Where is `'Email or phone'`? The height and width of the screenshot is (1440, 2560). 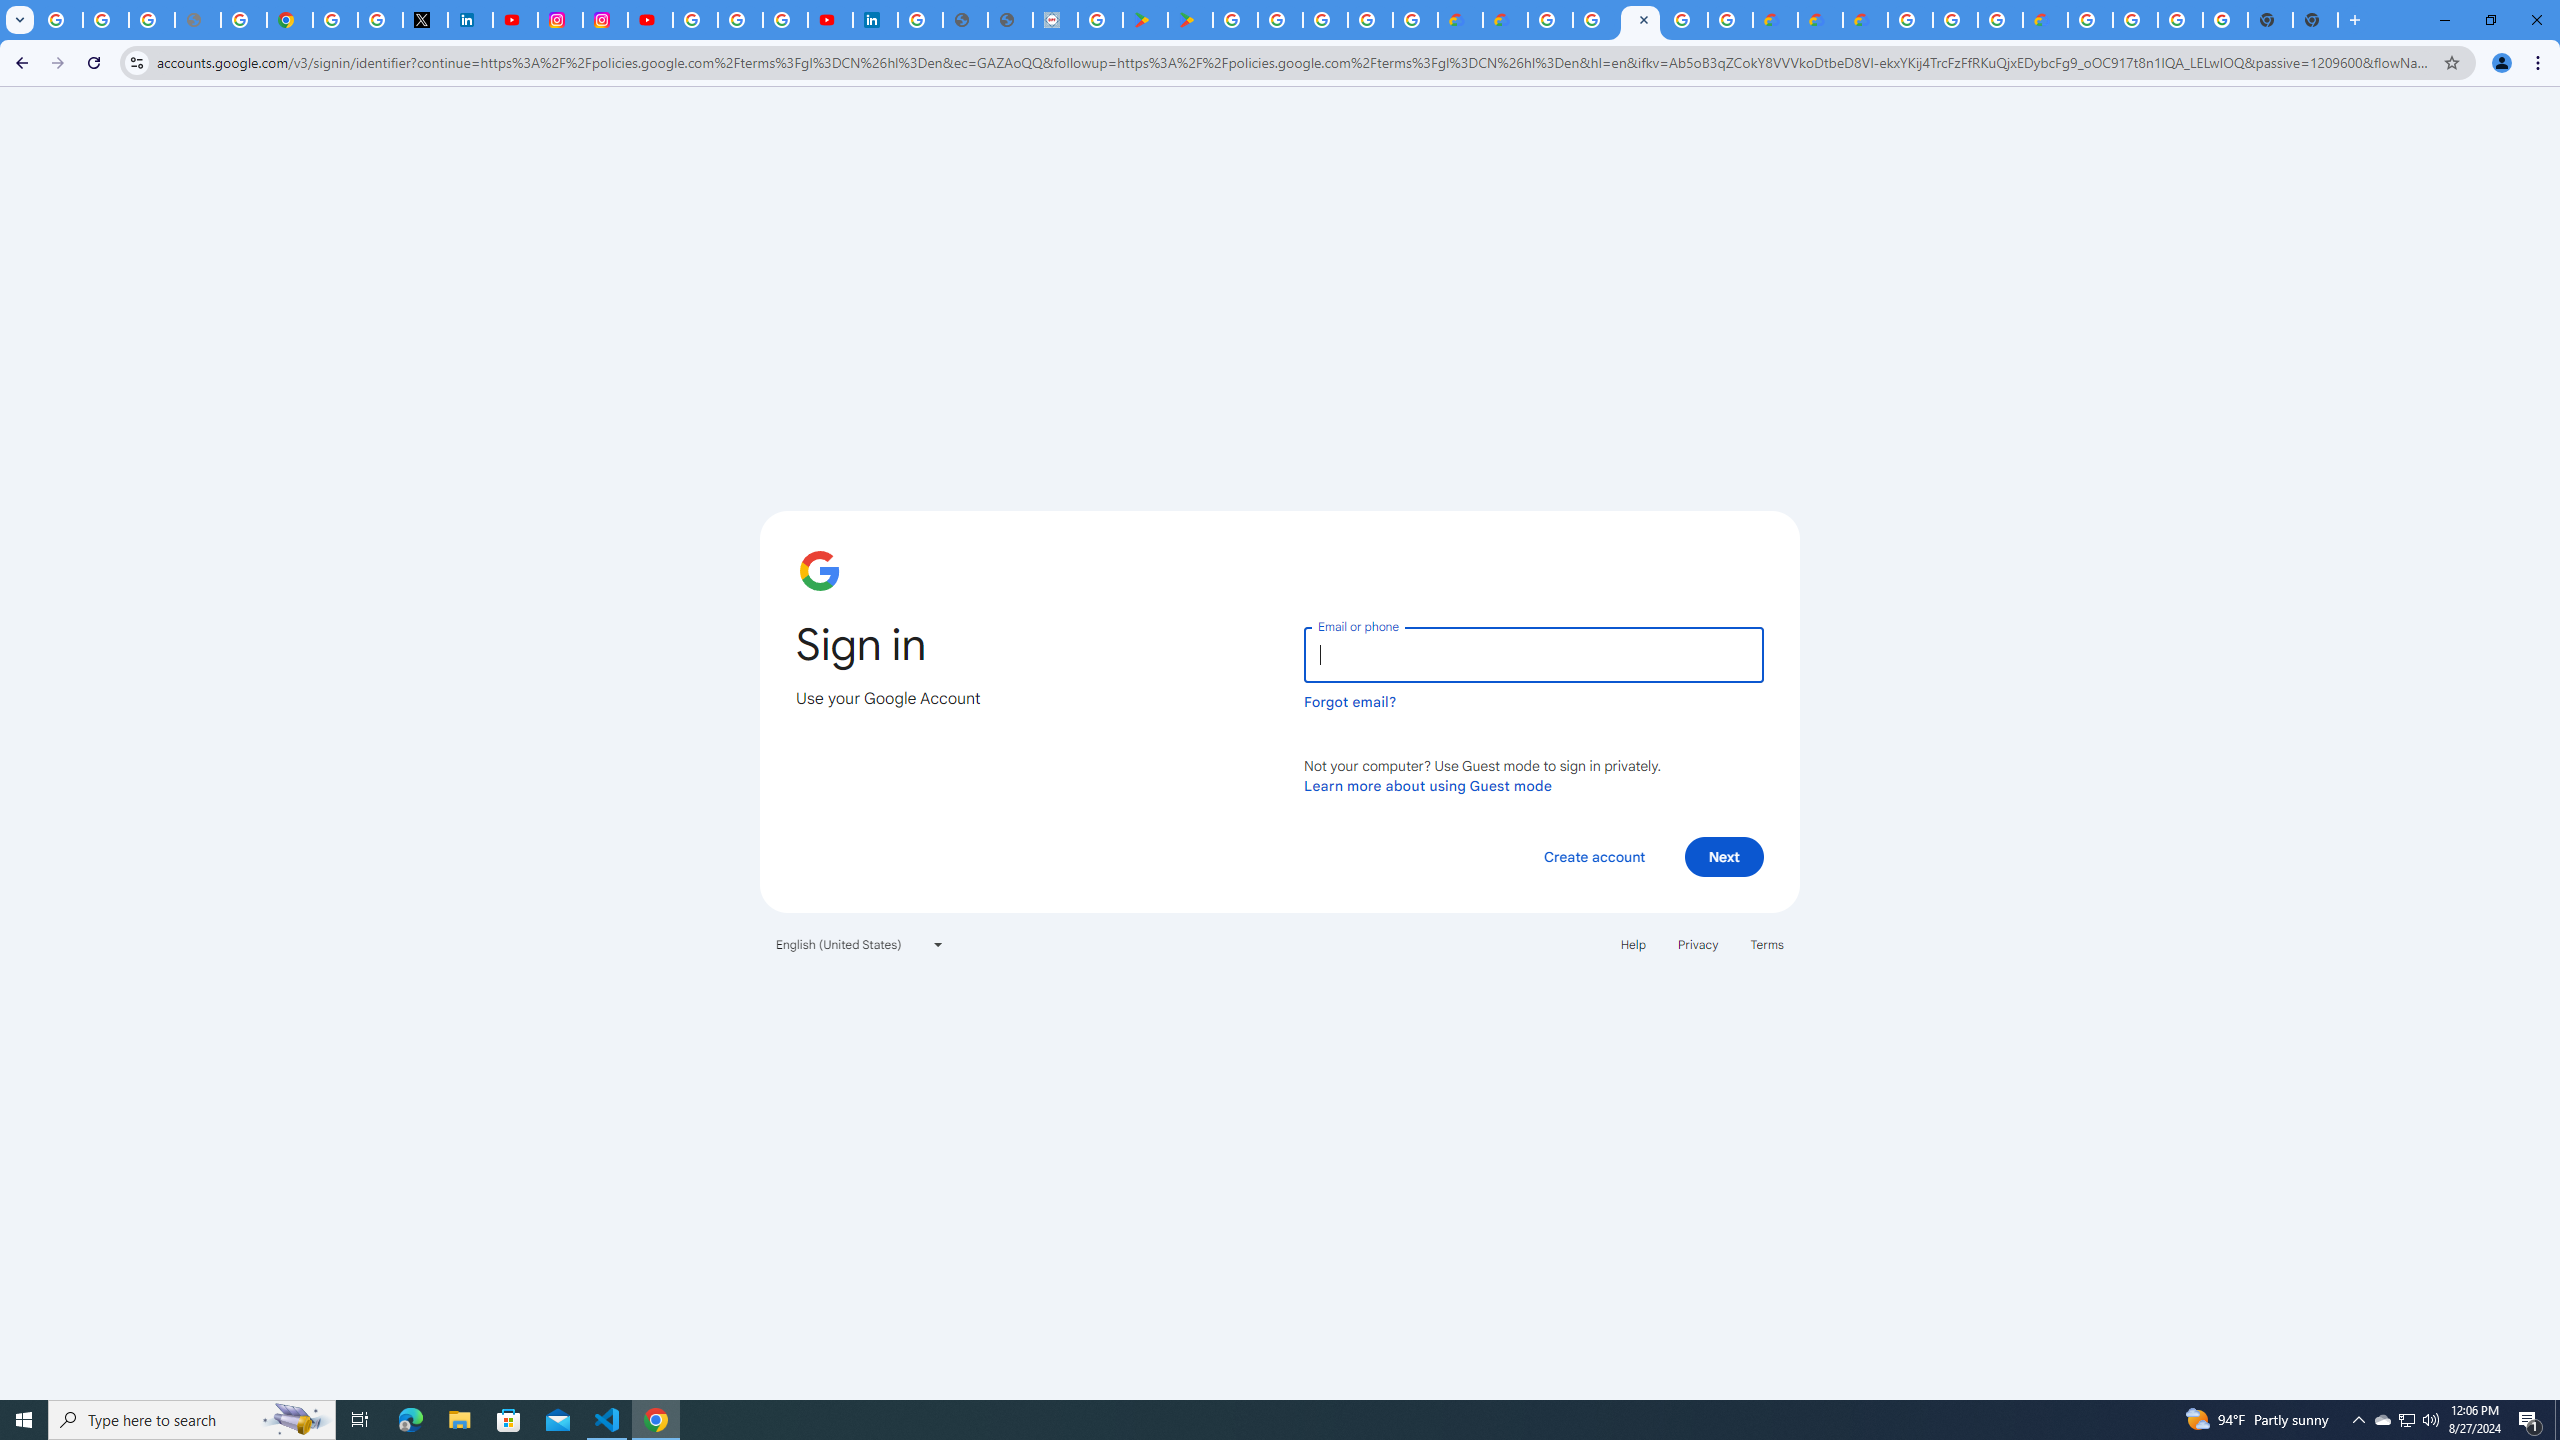
'Email or phone' is located at coordinates (1532, 654).